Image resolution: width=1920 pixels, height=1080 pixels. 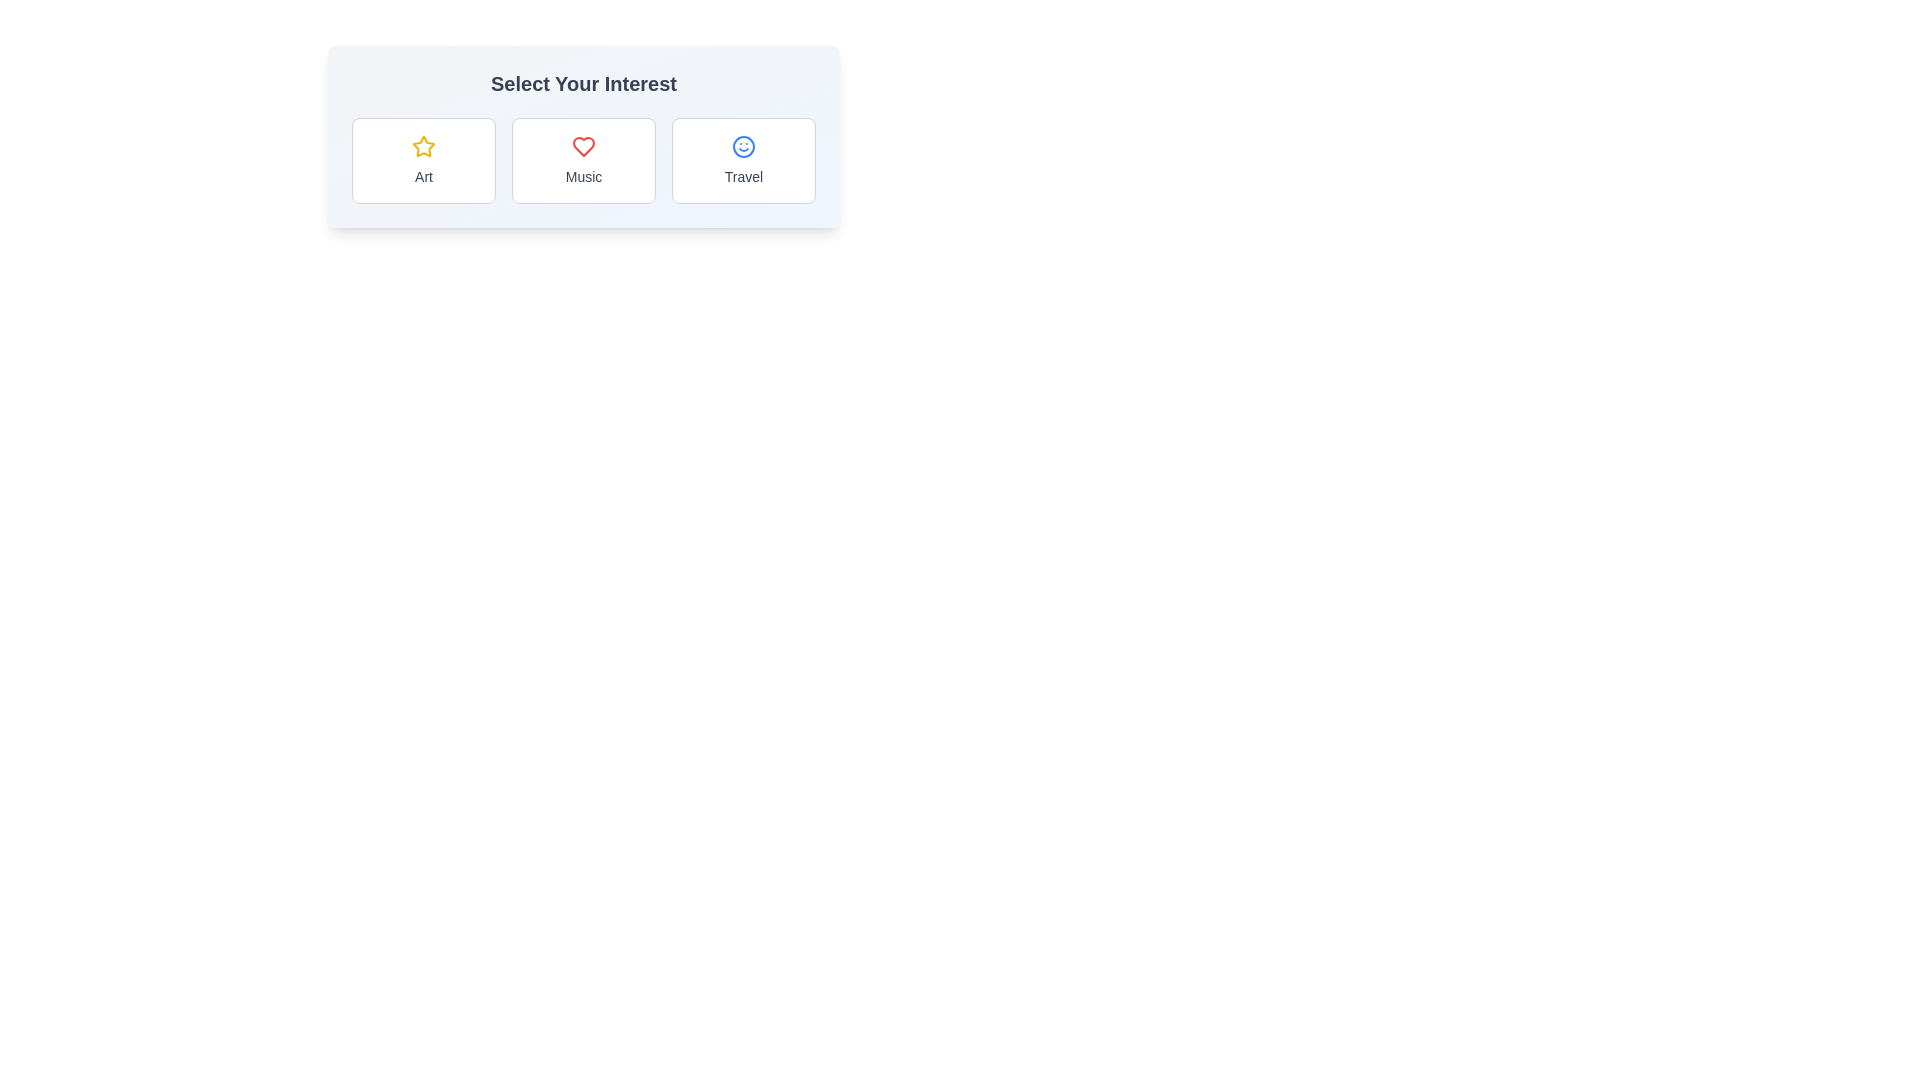 I want to click on text content of the descriptive label for the 'Travel' selection option located beneath the smiley face icon in the rightmost card of the three horizontally aligned cards, so click(x=743, y=176).